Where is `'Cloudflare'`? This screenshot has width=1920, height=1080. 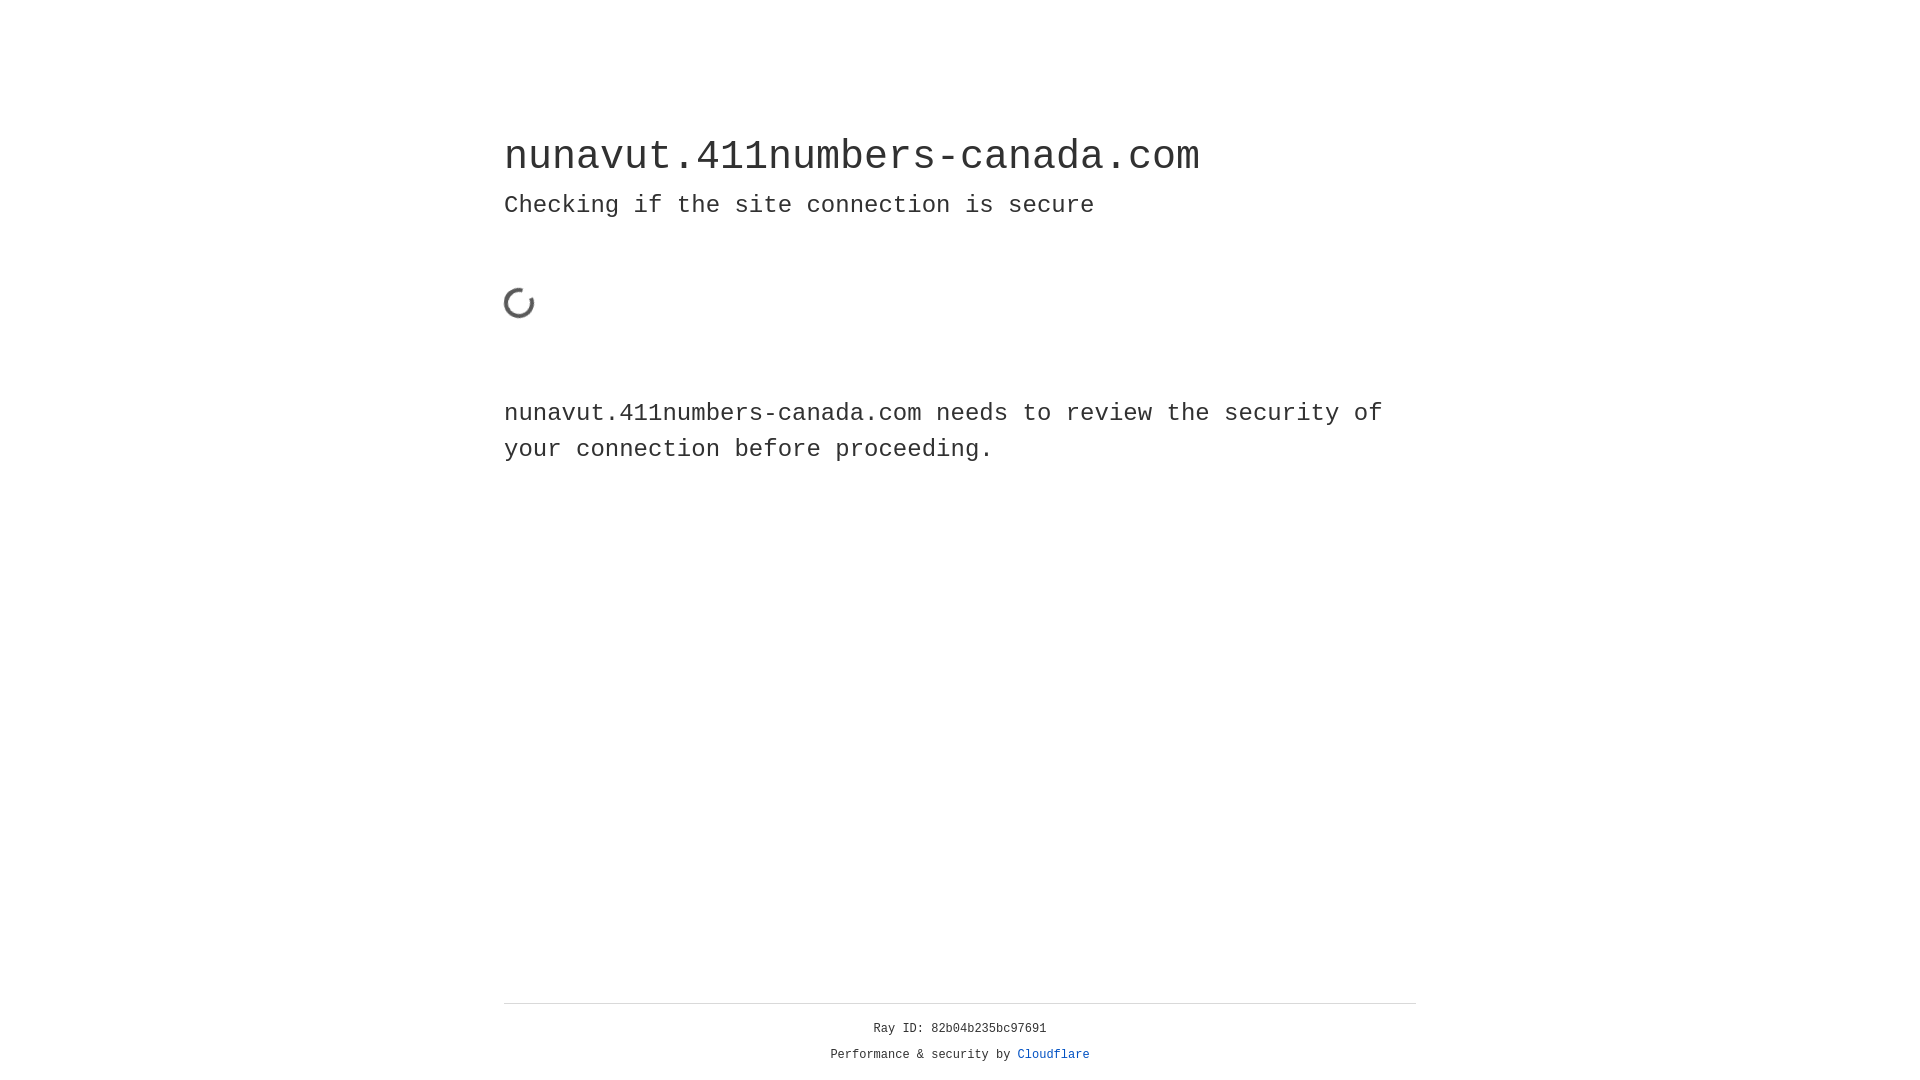 'Cloudflare' is located at coordinates (1053, 1054).